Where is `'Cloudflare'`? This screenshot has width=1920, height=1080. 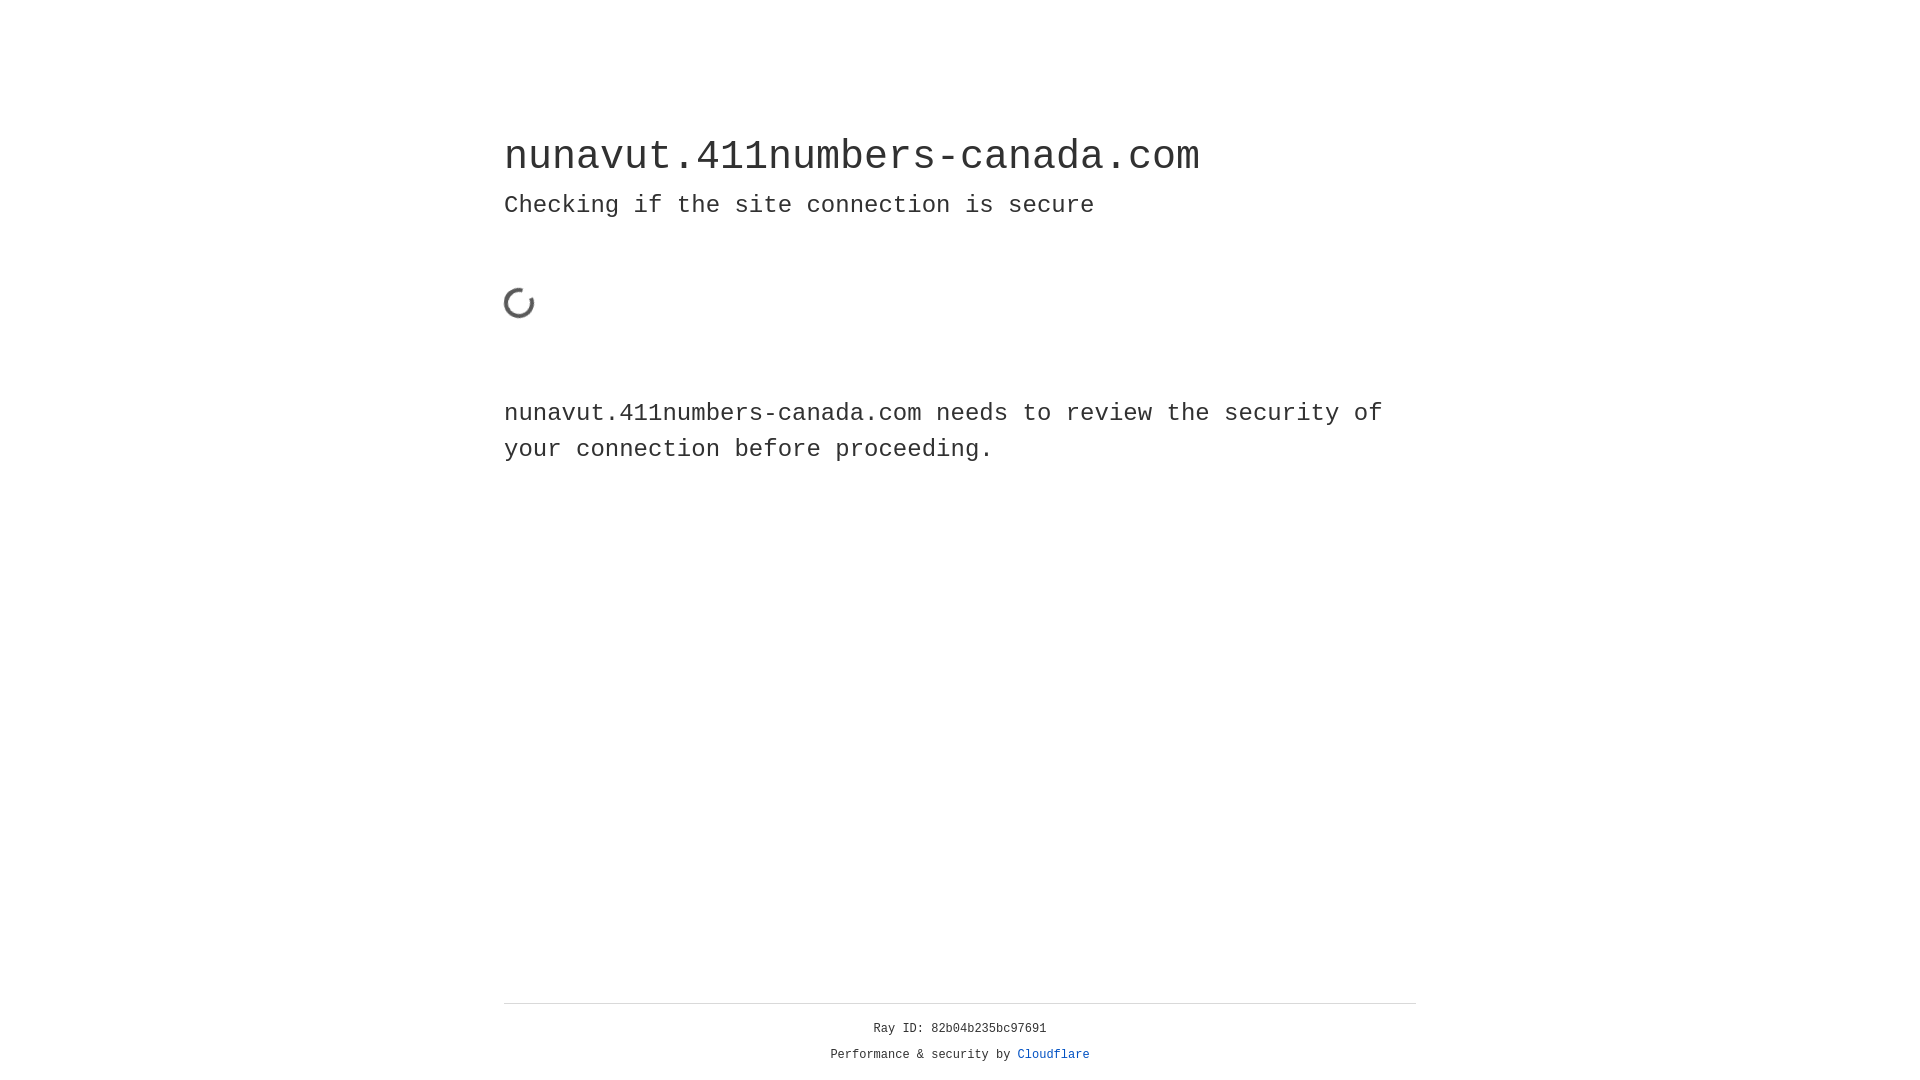 'Cloudflare' is located at coordinates (1053, 1054).